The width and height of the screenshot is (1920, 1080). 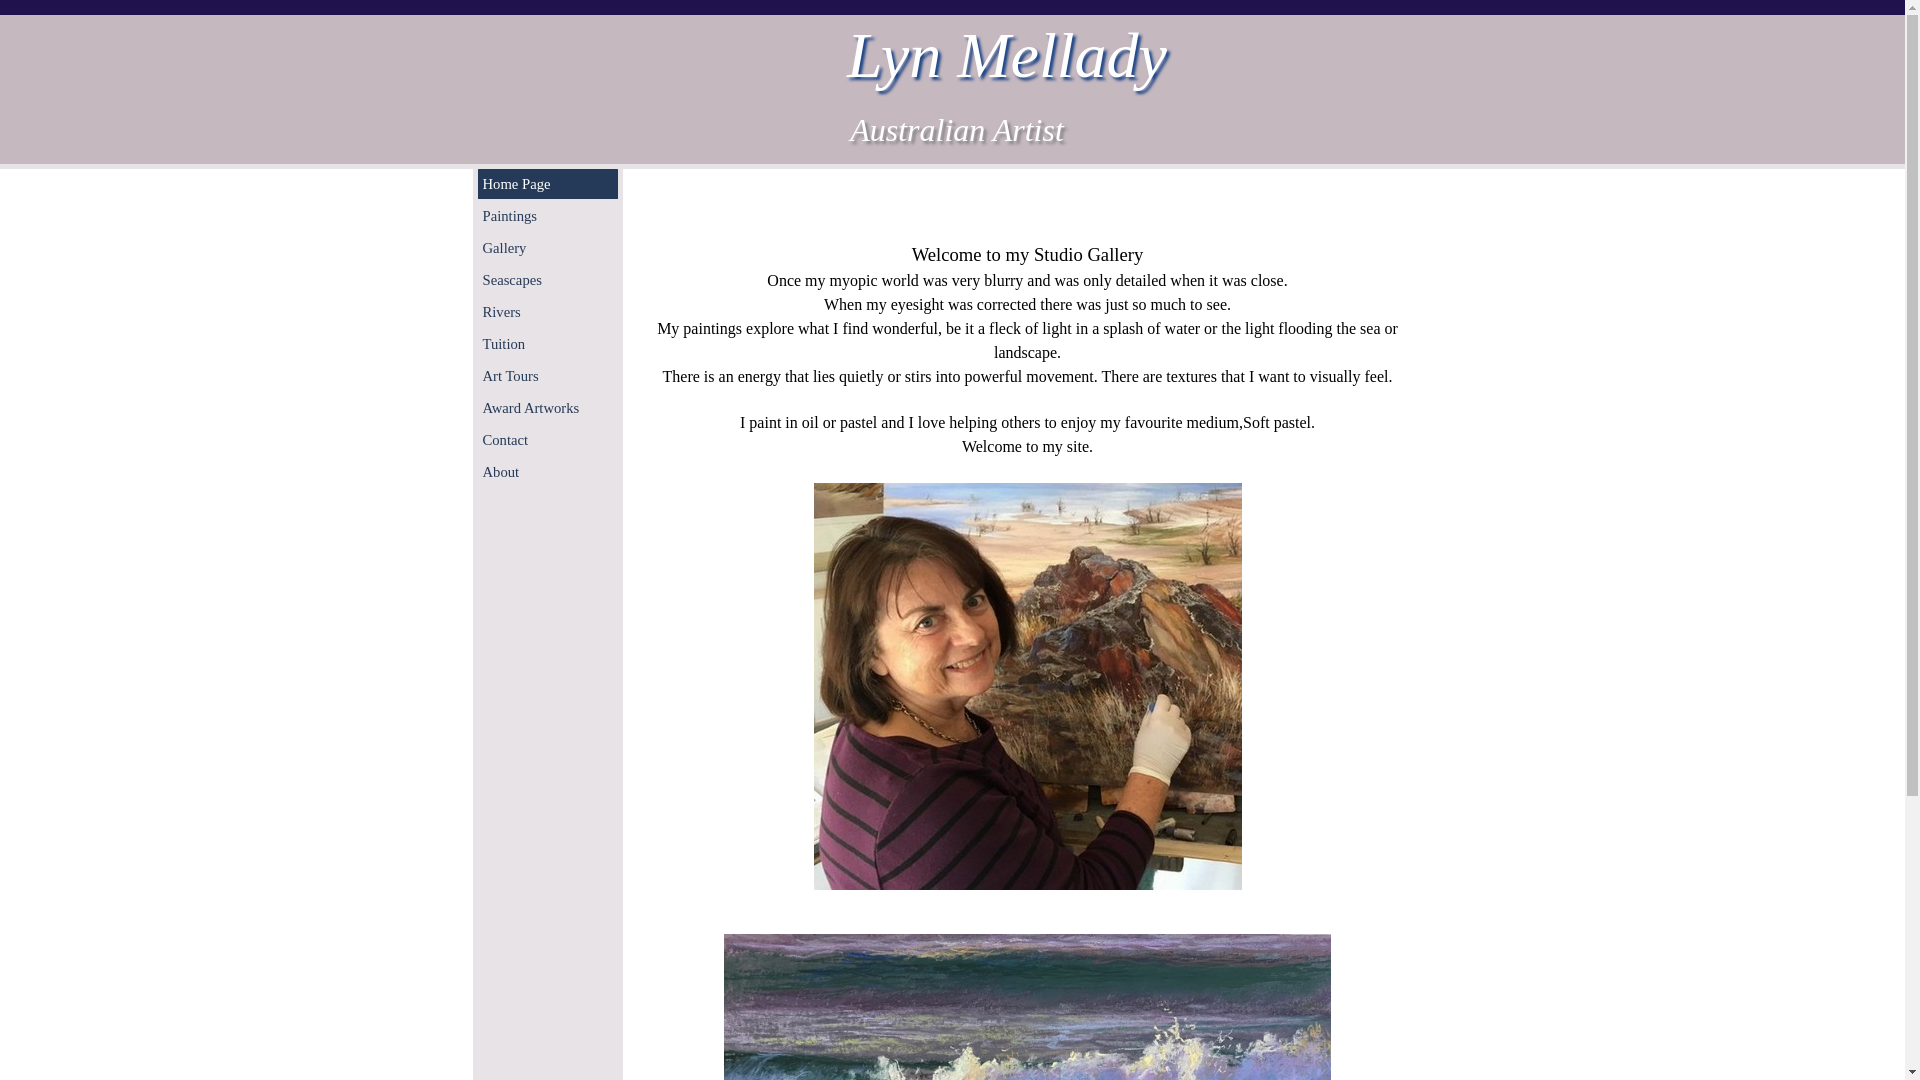 I want to click on 'Seascapes', so click(x=547, y=280).